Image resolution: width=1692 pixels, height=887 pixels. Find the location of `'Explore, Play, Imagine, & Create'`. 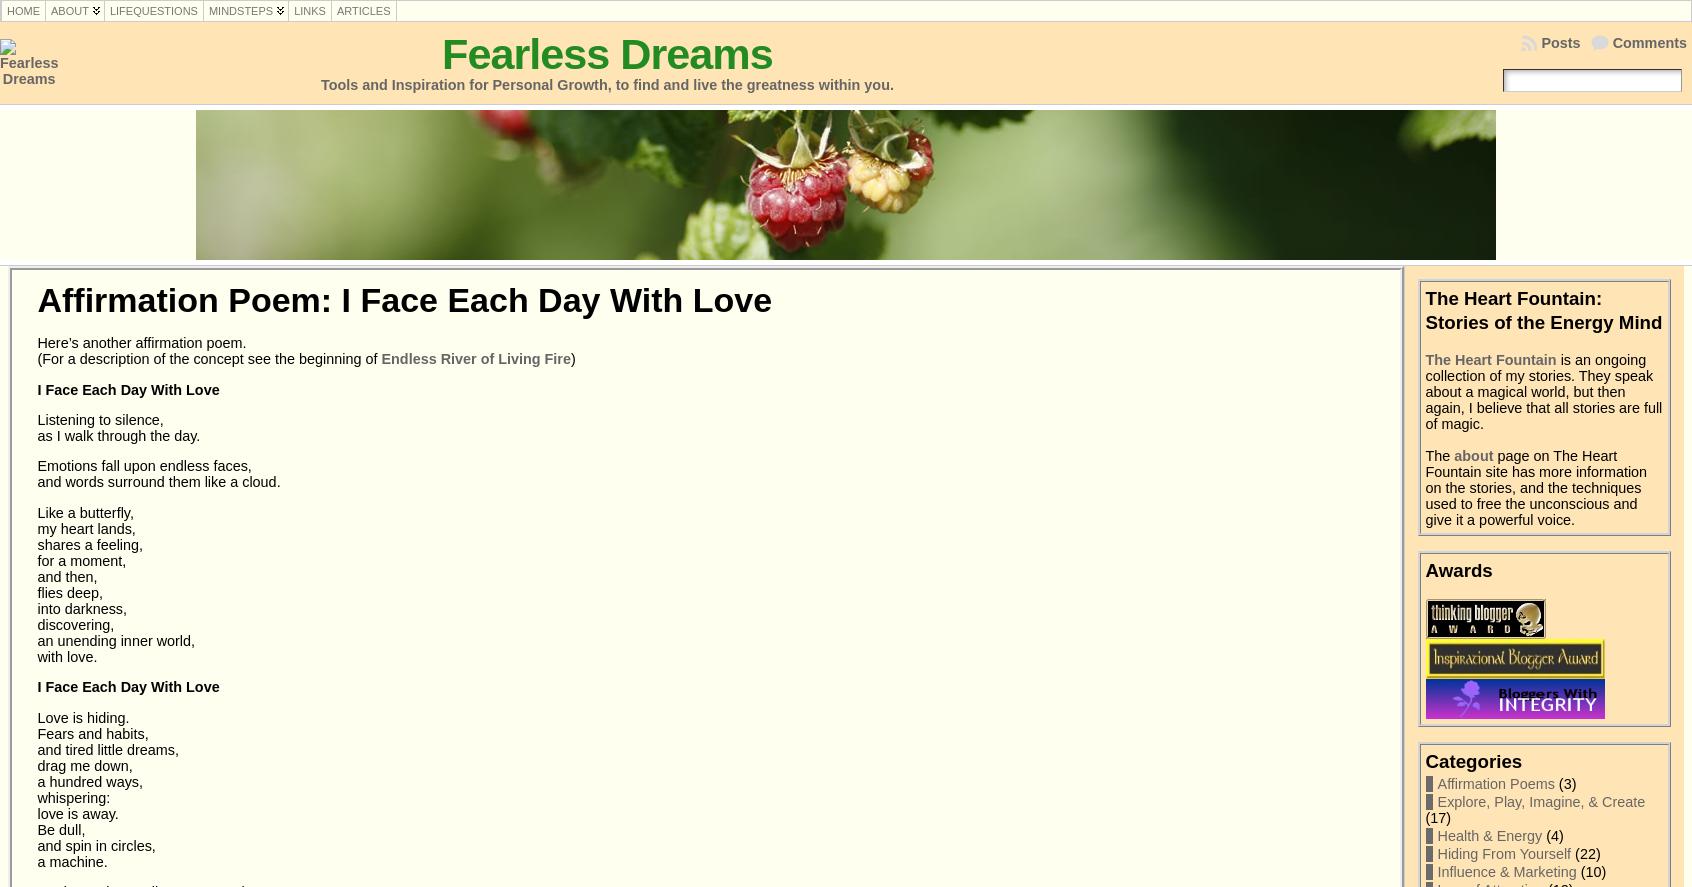

'Explore, Play, Imagine, & Create' is located at coordinates (1541, 802).